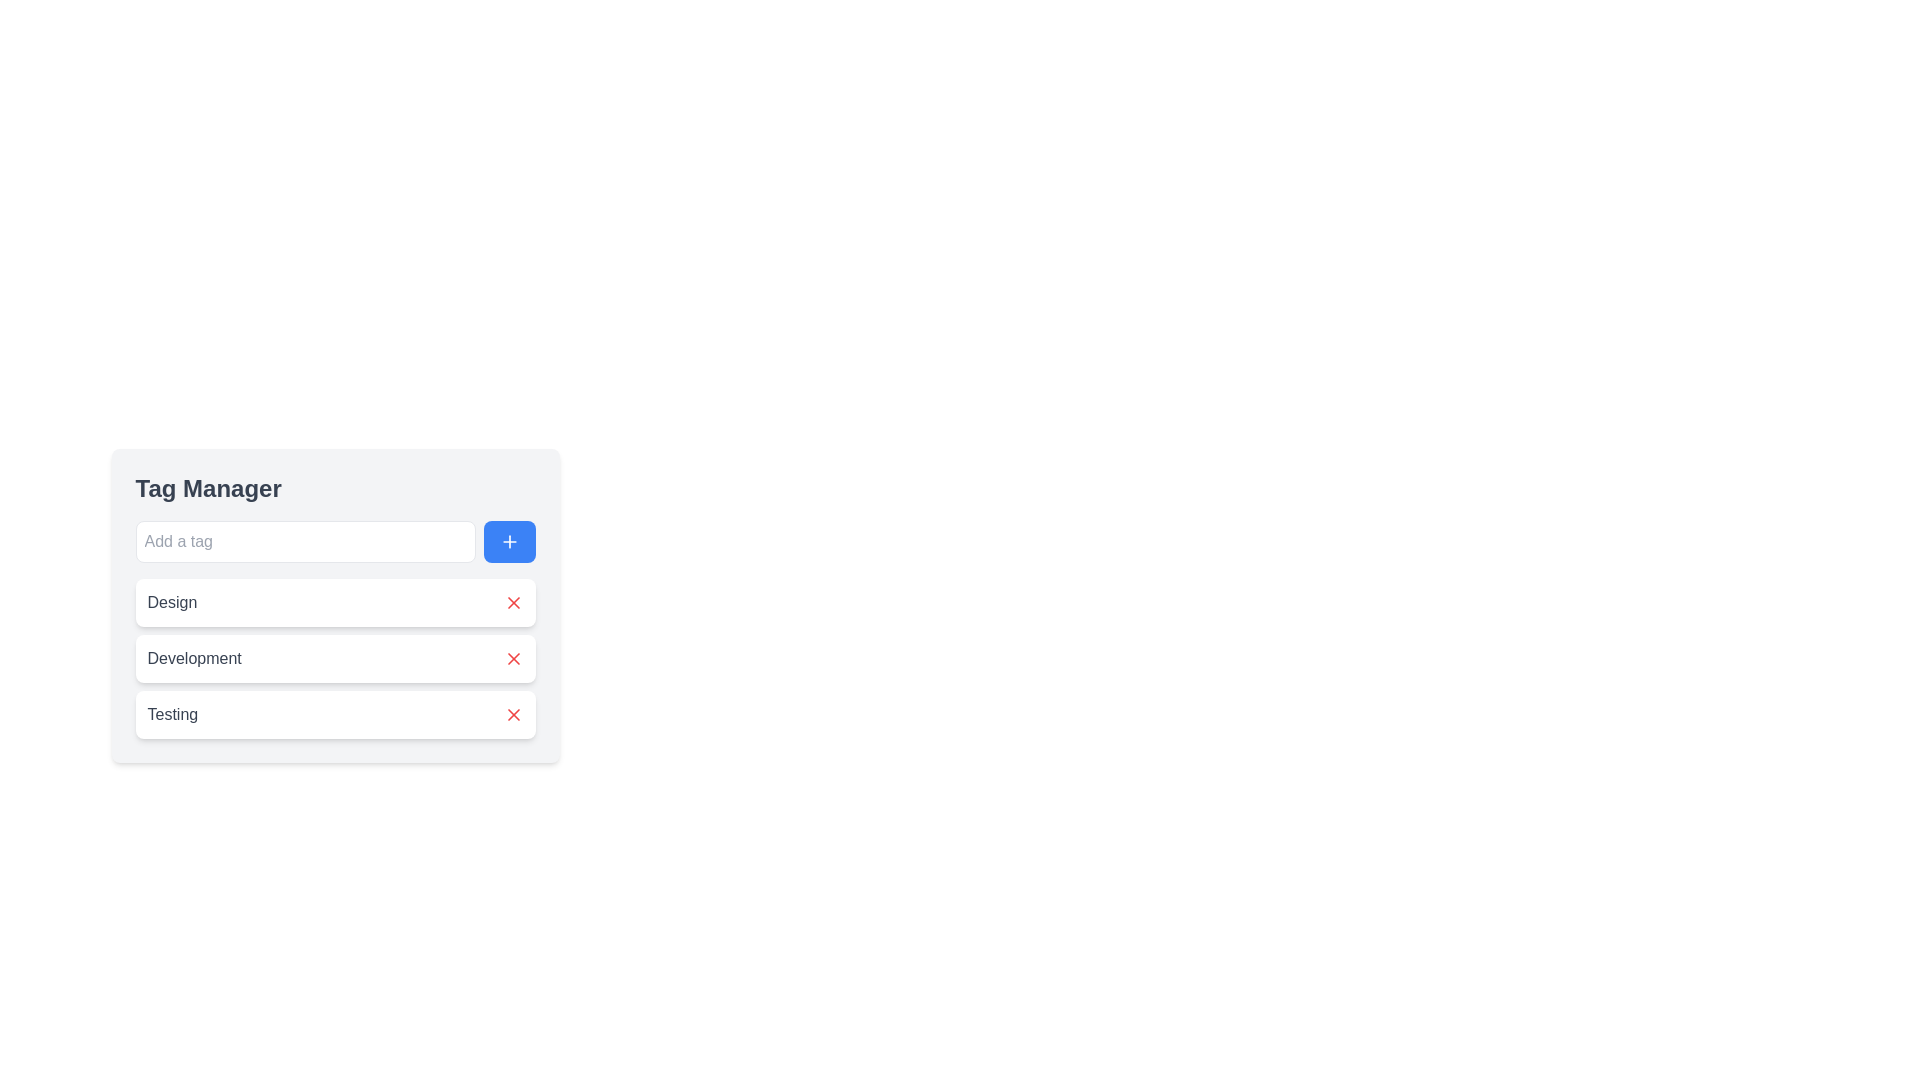 The height and width of the screenshot is (1080, 1920). Describe the element at coordinates (335, 604) in the screenshot. I see `the first list item labeled 'Design' to potentially edit or interact with it` at that location.